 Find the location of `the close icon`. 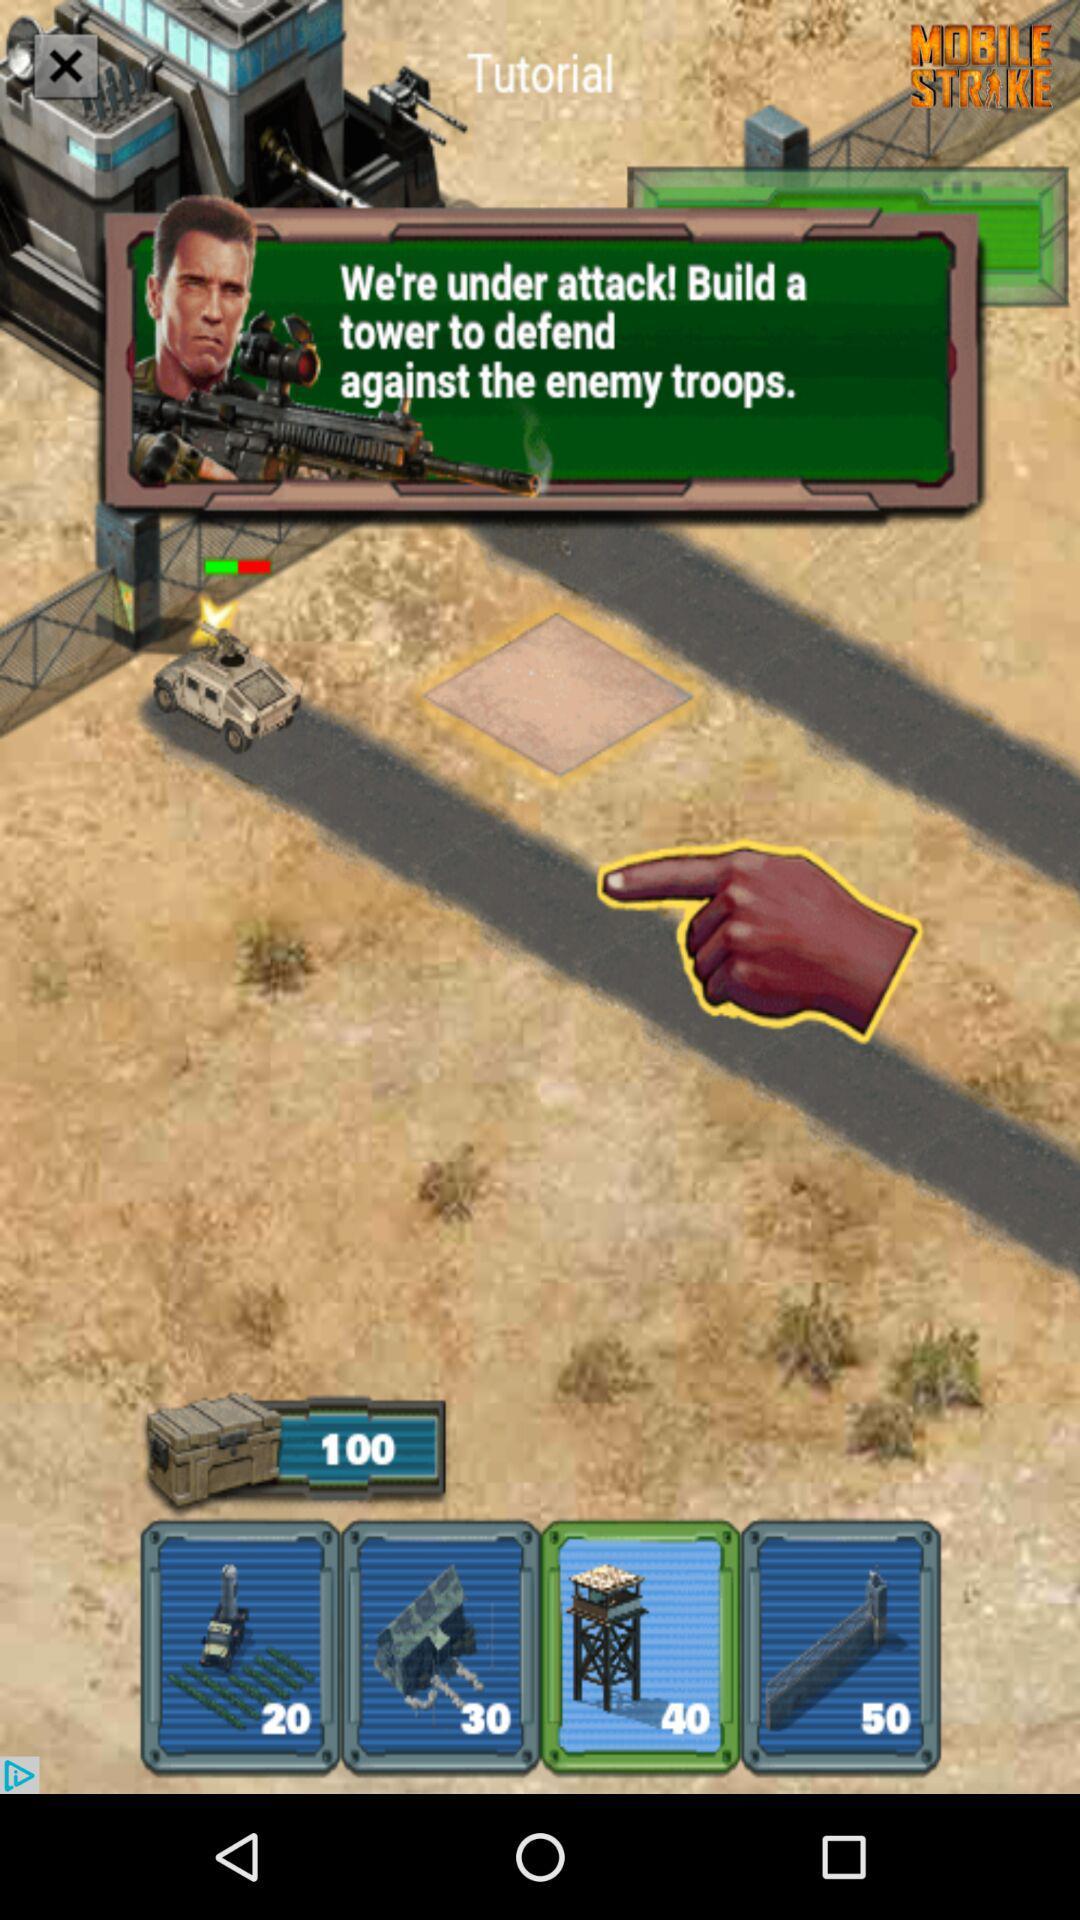

the close icon is located at coordinates (64, 70).